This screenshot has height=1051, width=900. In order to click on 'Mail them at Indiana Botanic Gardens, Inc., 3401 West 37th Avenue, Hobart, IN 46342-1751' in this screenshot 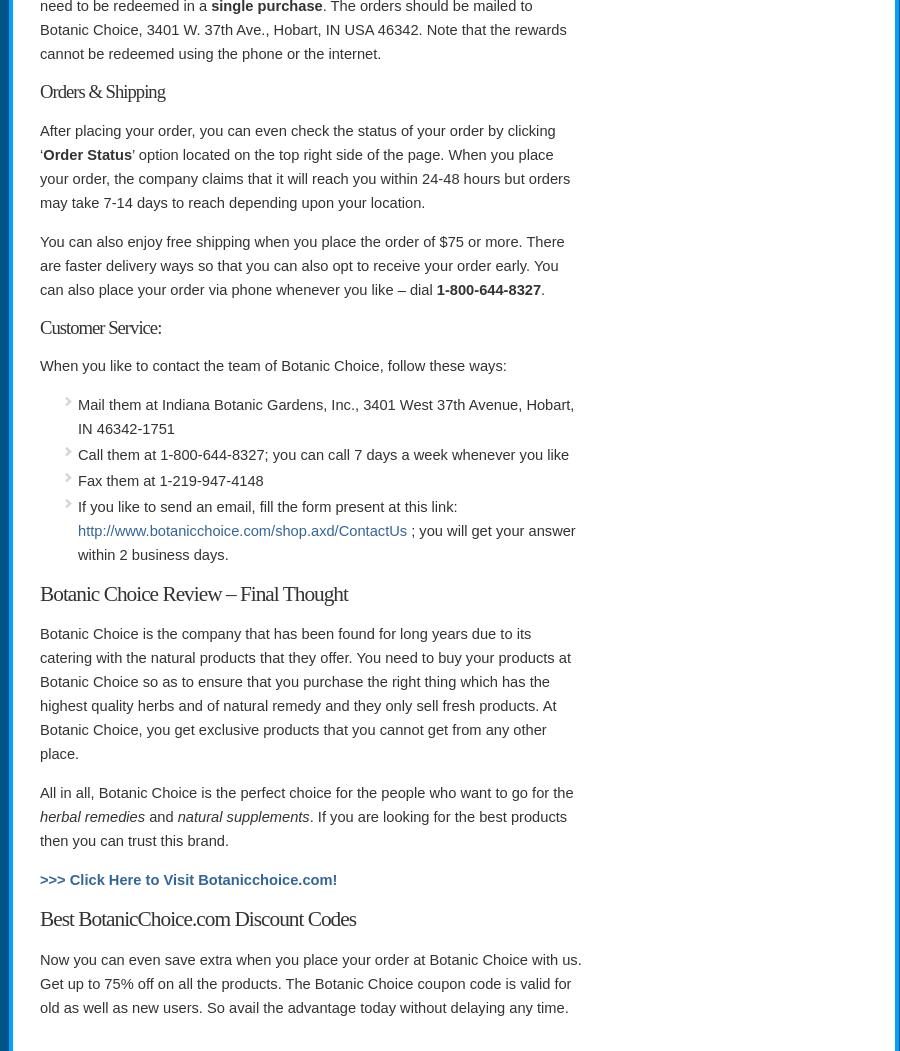, I will do `click(324, 417)`.